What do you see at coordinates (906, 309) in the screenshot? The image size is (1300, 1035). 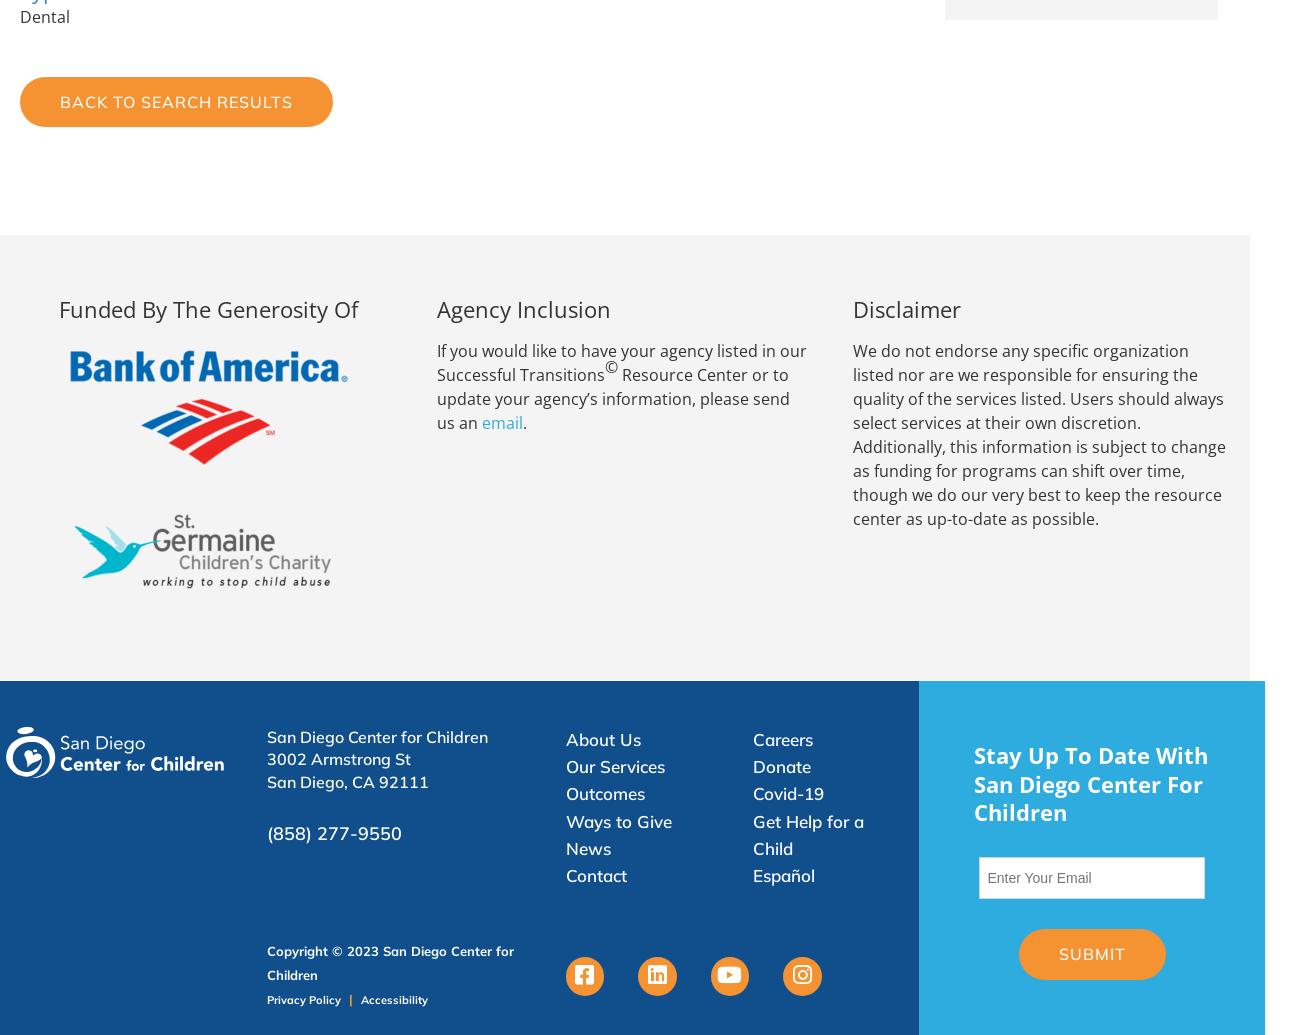 I see `'Disclaimer'` at bounding box center [906, 309].